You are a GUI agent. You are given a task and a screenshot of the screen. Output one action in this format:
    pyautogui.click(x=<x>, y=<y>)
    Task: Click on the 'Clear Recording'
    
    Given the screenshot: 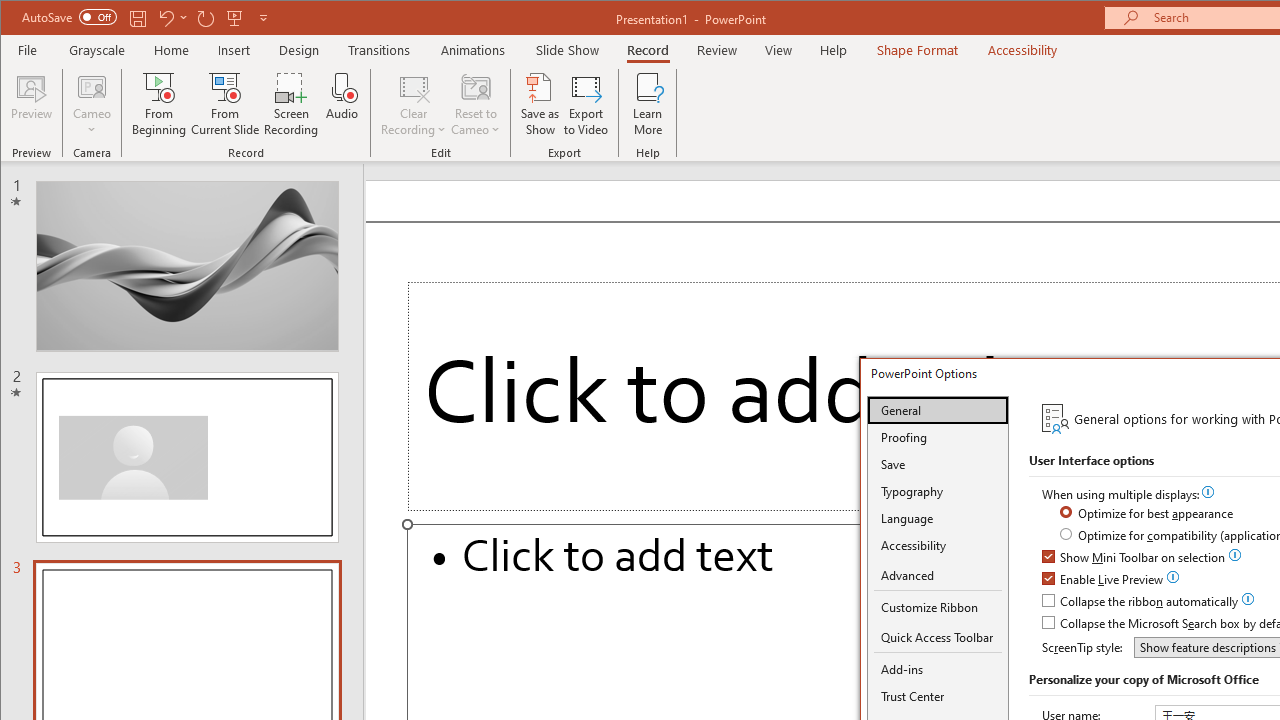 What is the action you would take?
    pyautogui.click(x=413, y=104)
    